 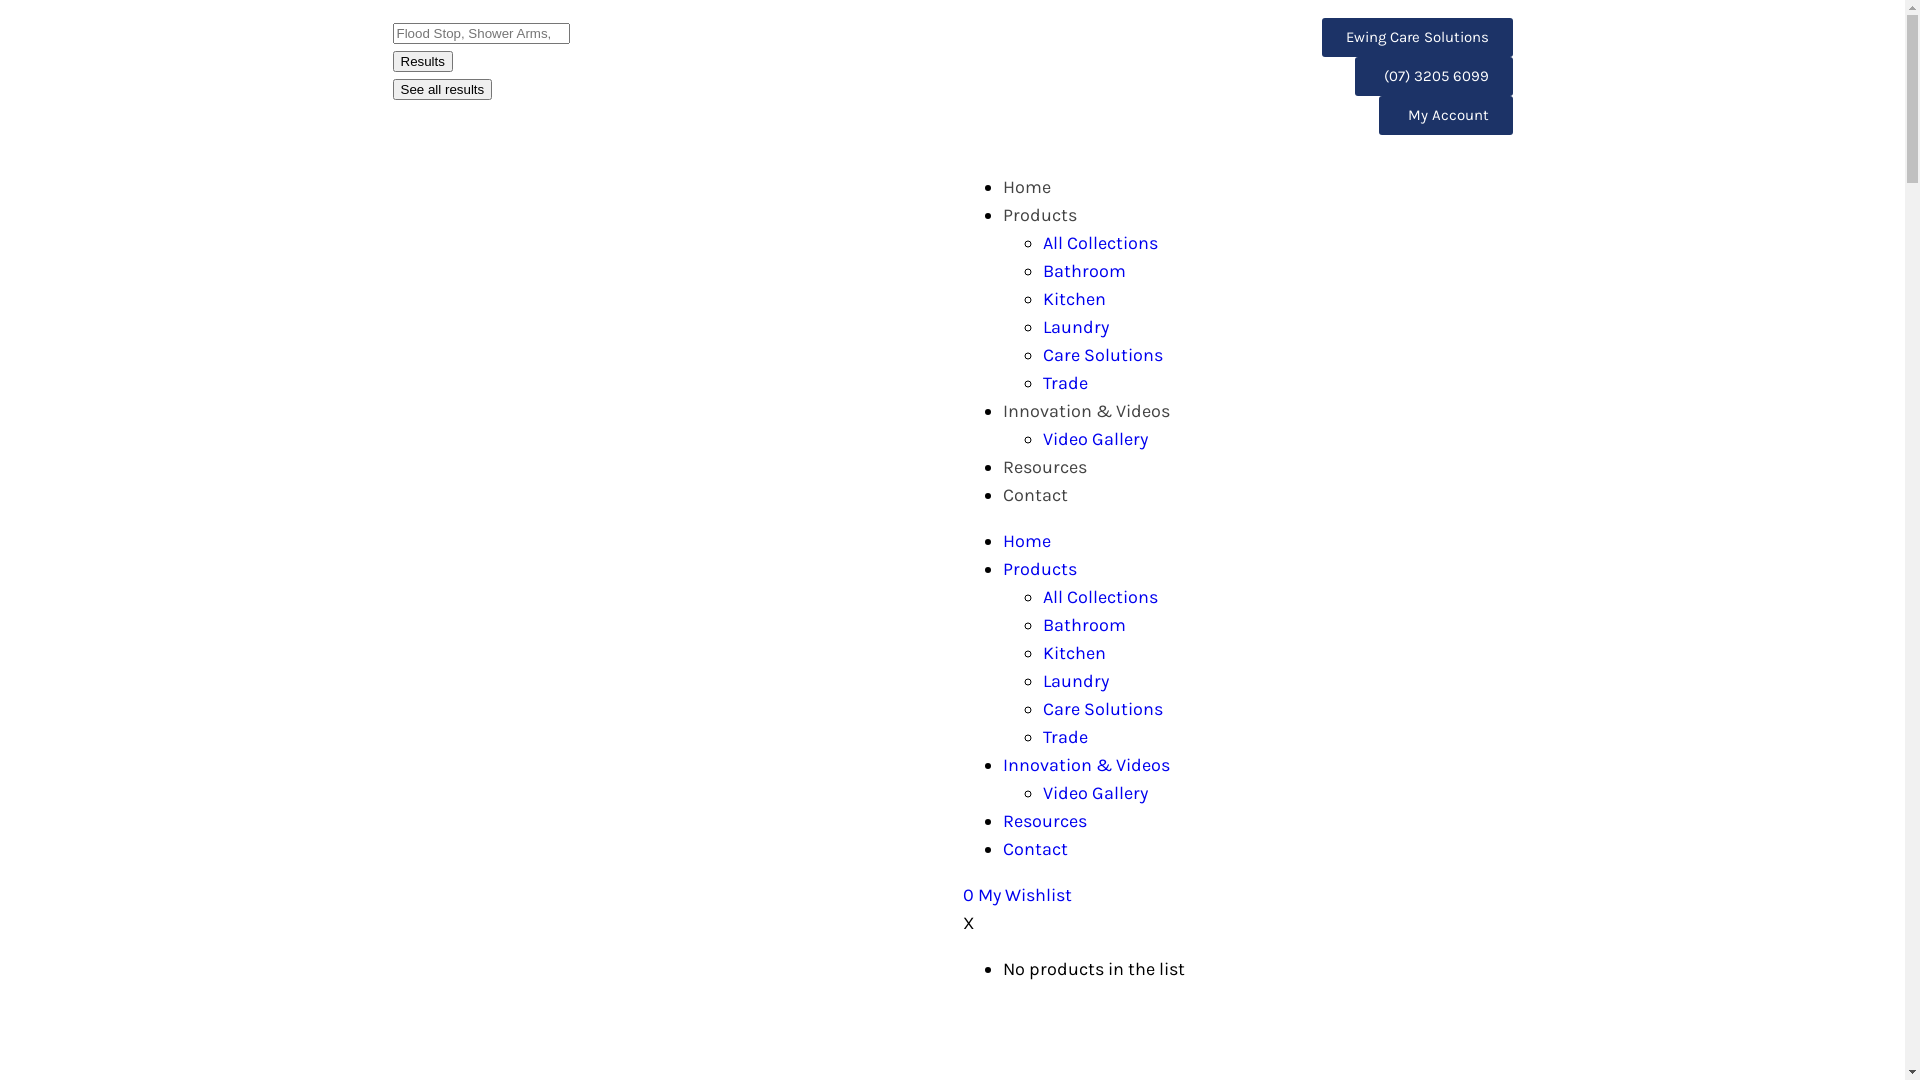 What do you see at coordinates (392, 88) in the screenshot?
I see `'See all results'` at bounding box center [392, 88].